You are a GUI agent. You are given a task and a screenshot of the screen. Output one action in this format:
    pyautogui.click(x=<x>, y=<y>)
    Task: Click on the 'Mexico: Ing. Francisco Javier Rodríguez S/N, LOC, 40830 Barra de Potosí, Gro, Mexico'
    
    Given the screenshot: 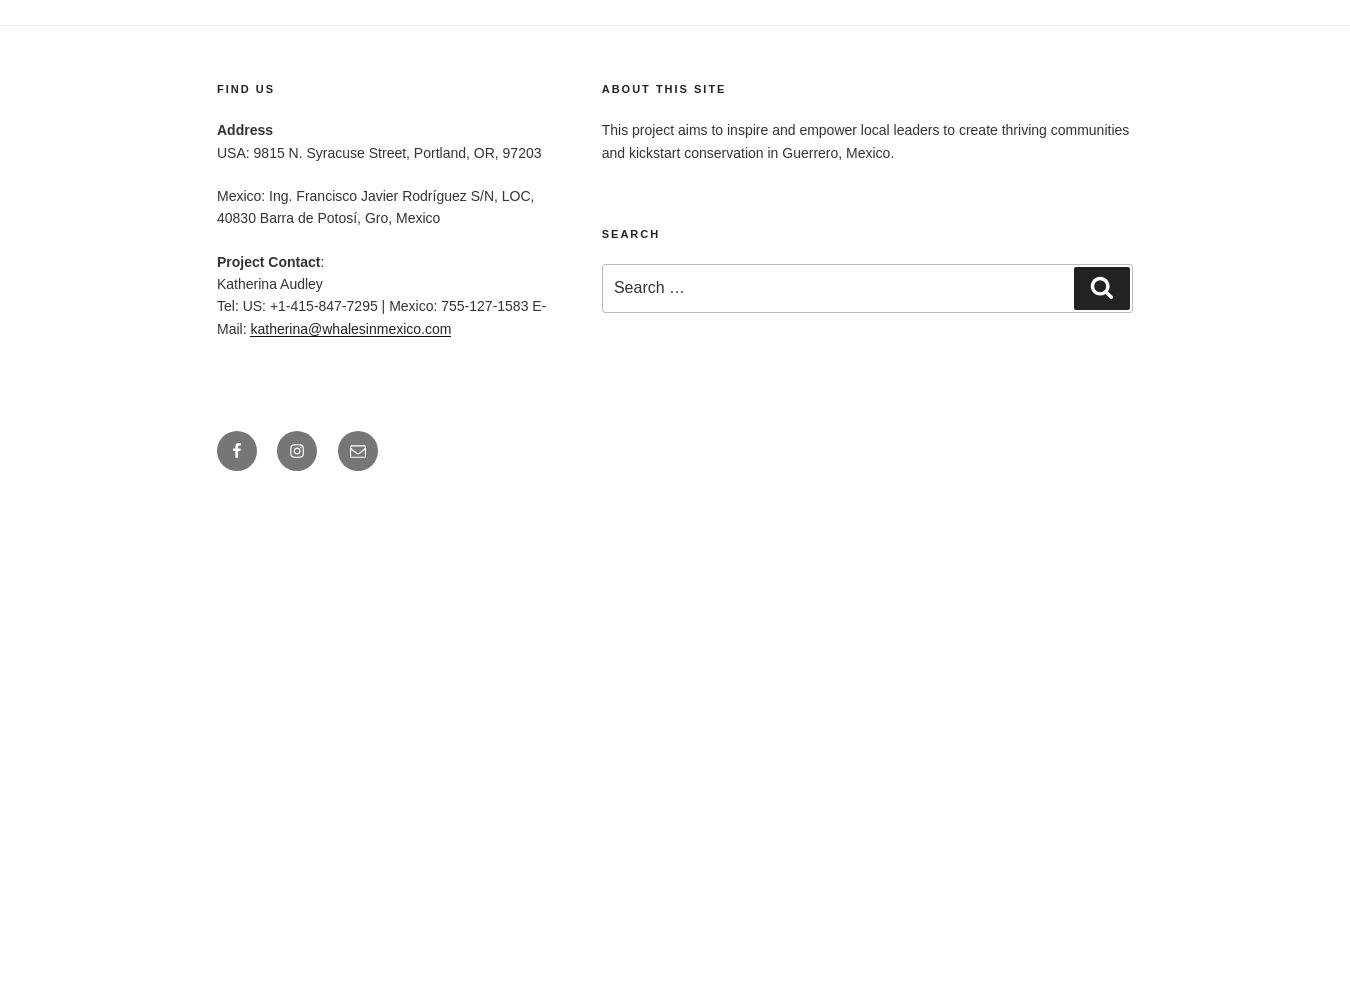 What is the action you would take?
    pyautogui.click(x=216, y=205)
    